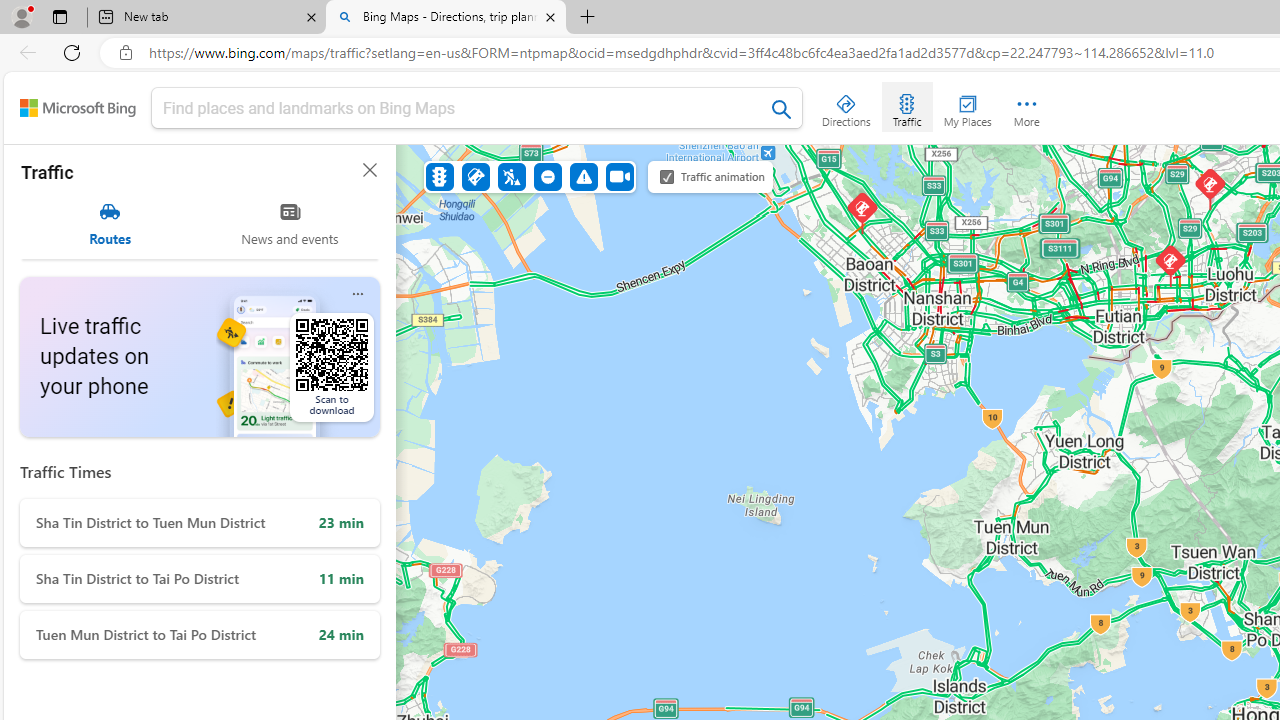 The image size is (1280, 720). What do you see at coordinates (476, 111) in the screenshot?
I see `'Class: inputbox'` at bounding box center [476, 111].